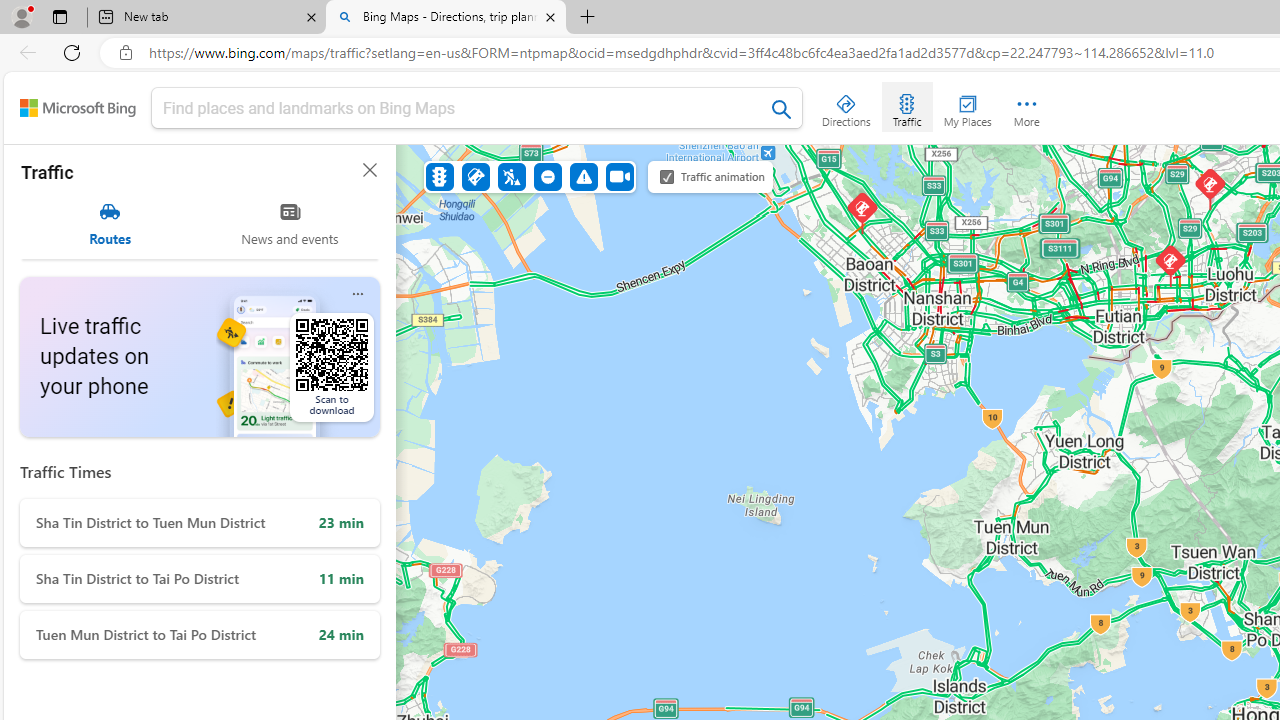 The image size is (1280, 720). What do you see at coordinates (476, 111) in the screenshot?
I see `'Class: inputbox'` at bounding box center [476, 111].